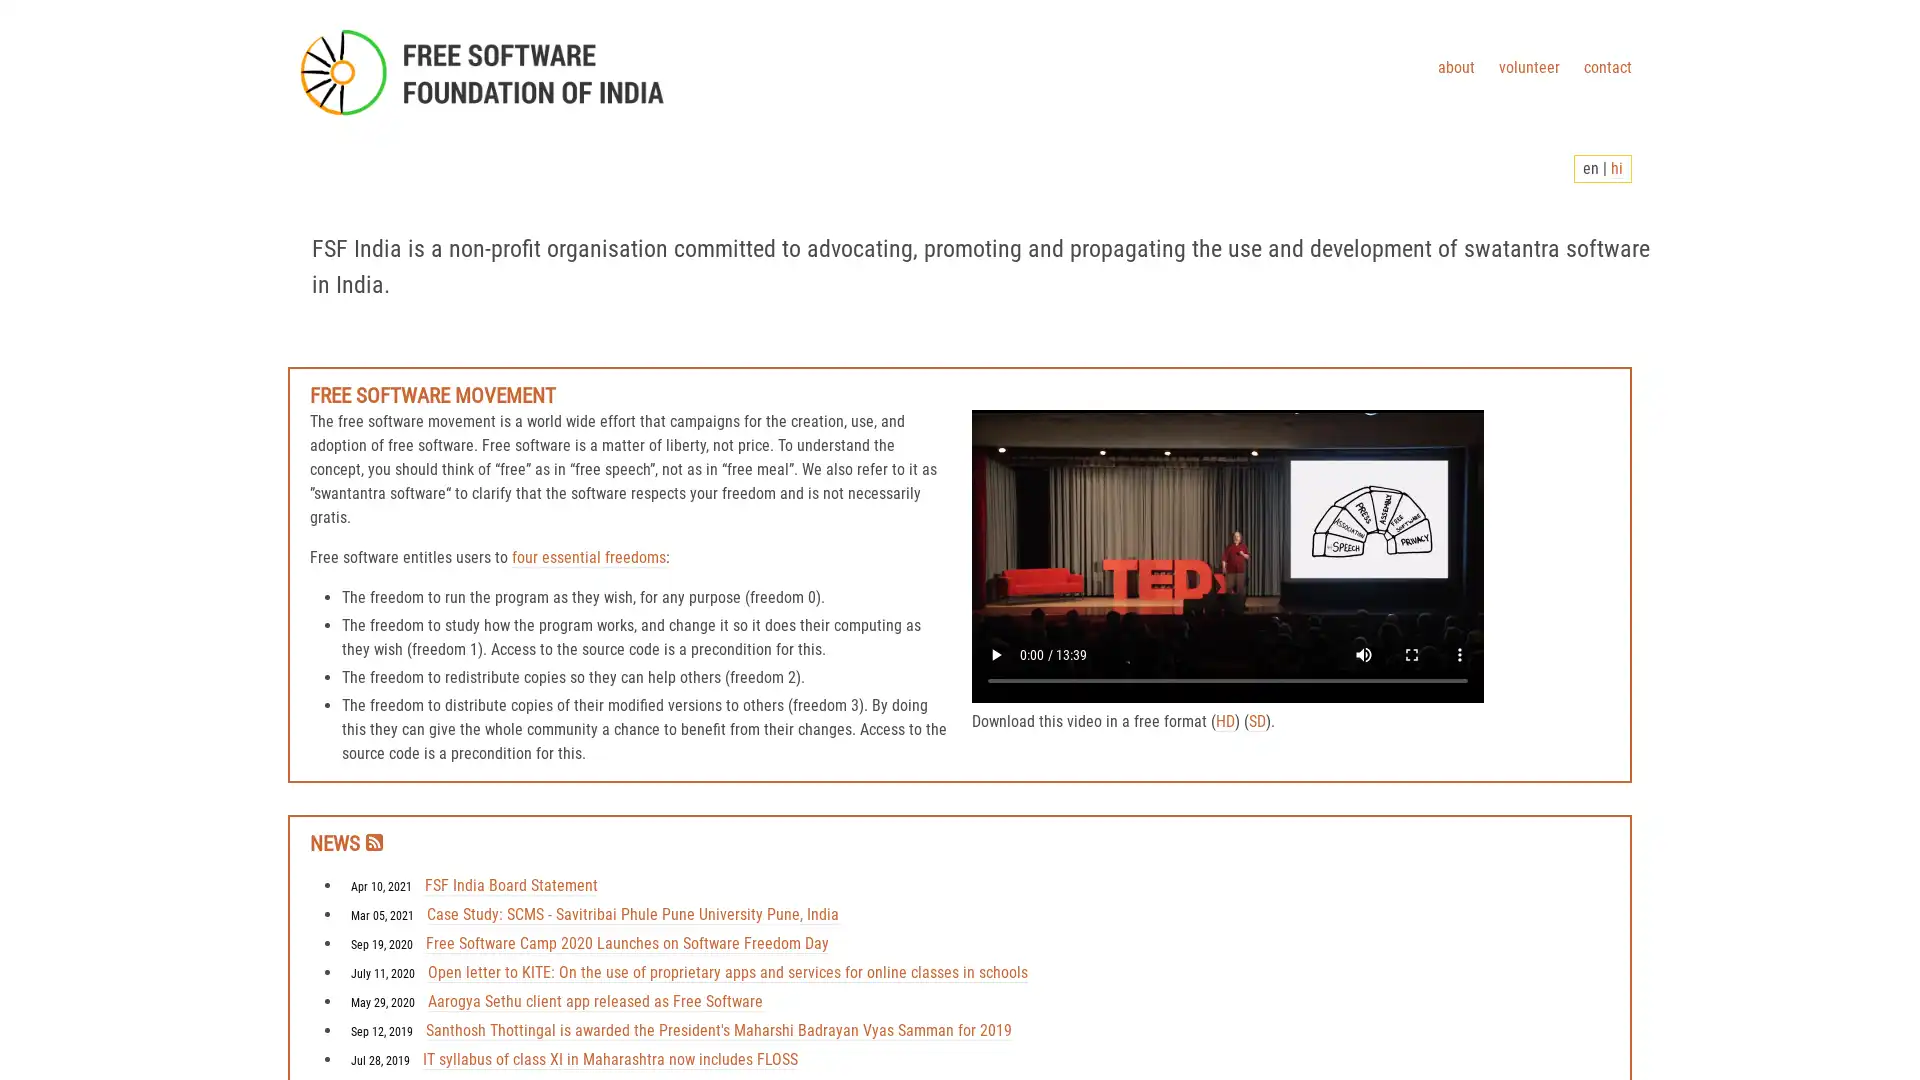  I want to click on enter full screen, so click(1410, 655).